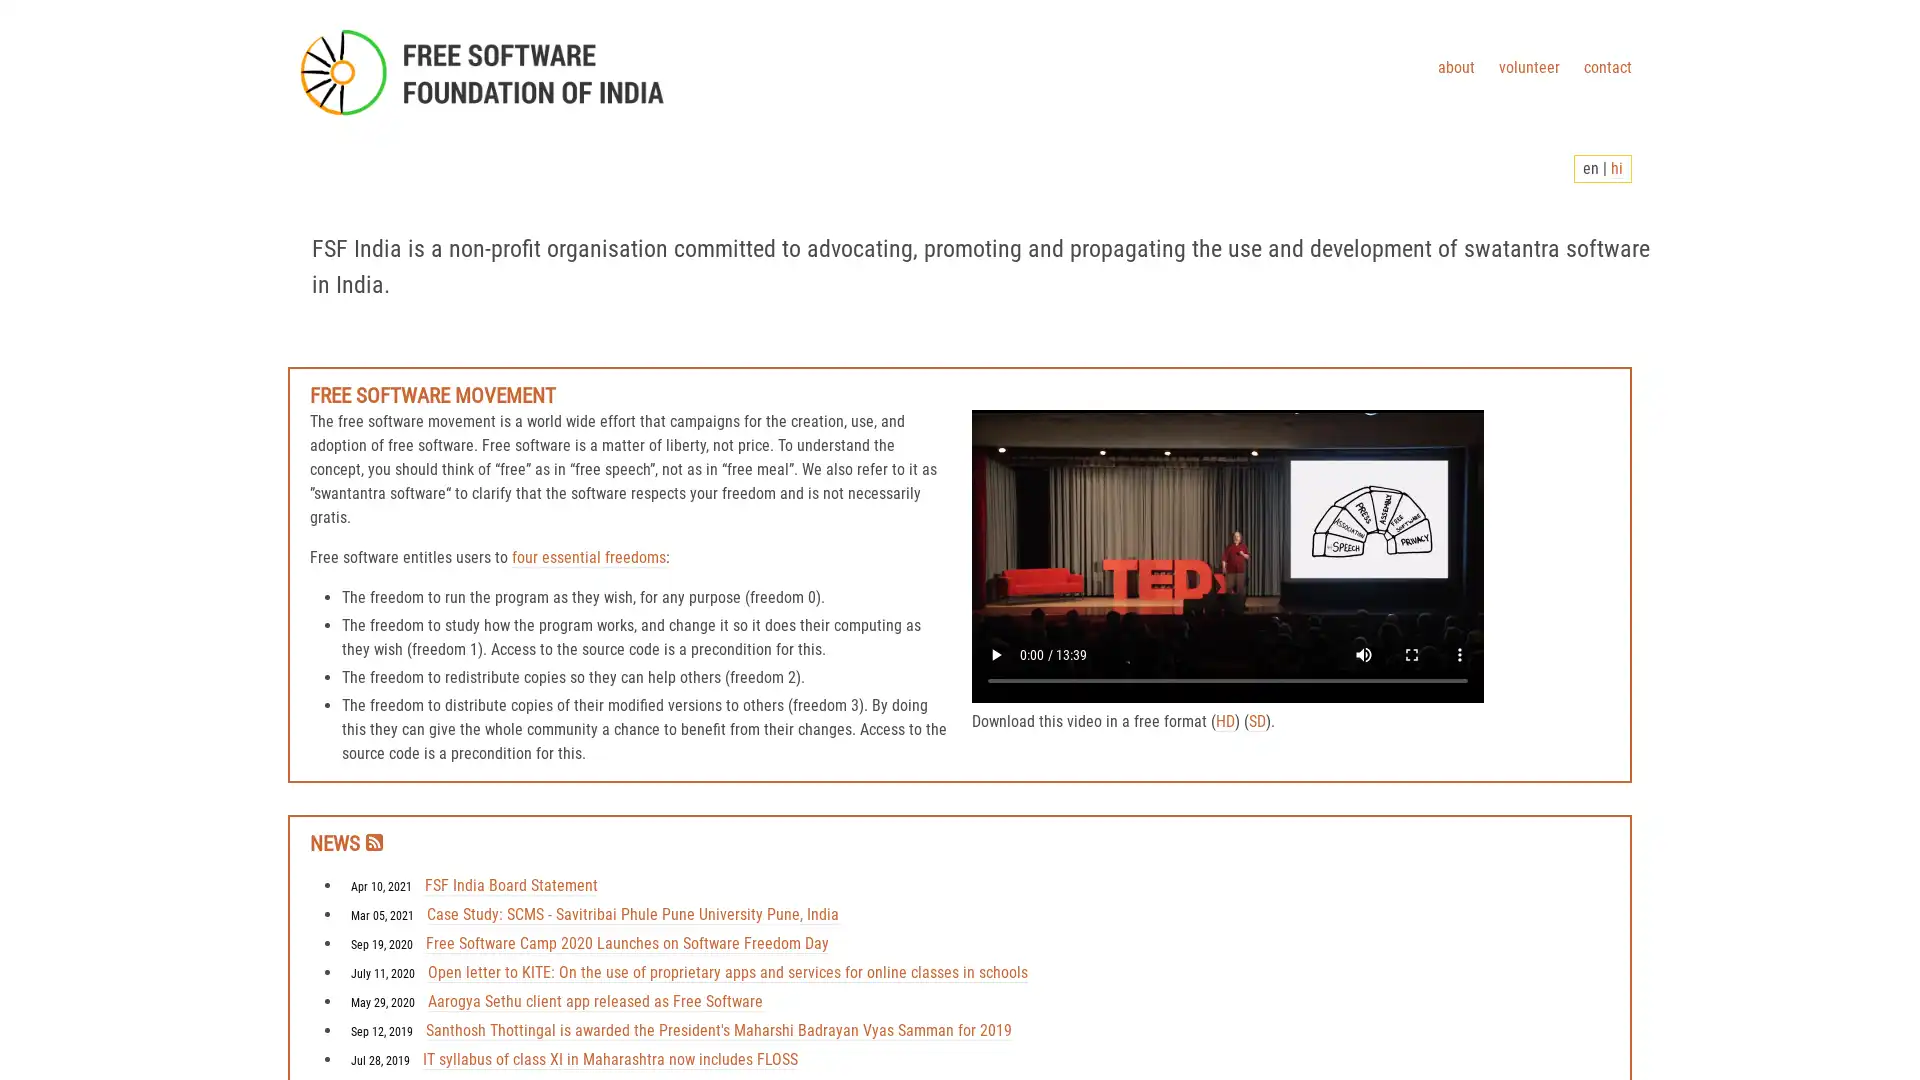  I want to click on enter full screen, so click(1410, 655).